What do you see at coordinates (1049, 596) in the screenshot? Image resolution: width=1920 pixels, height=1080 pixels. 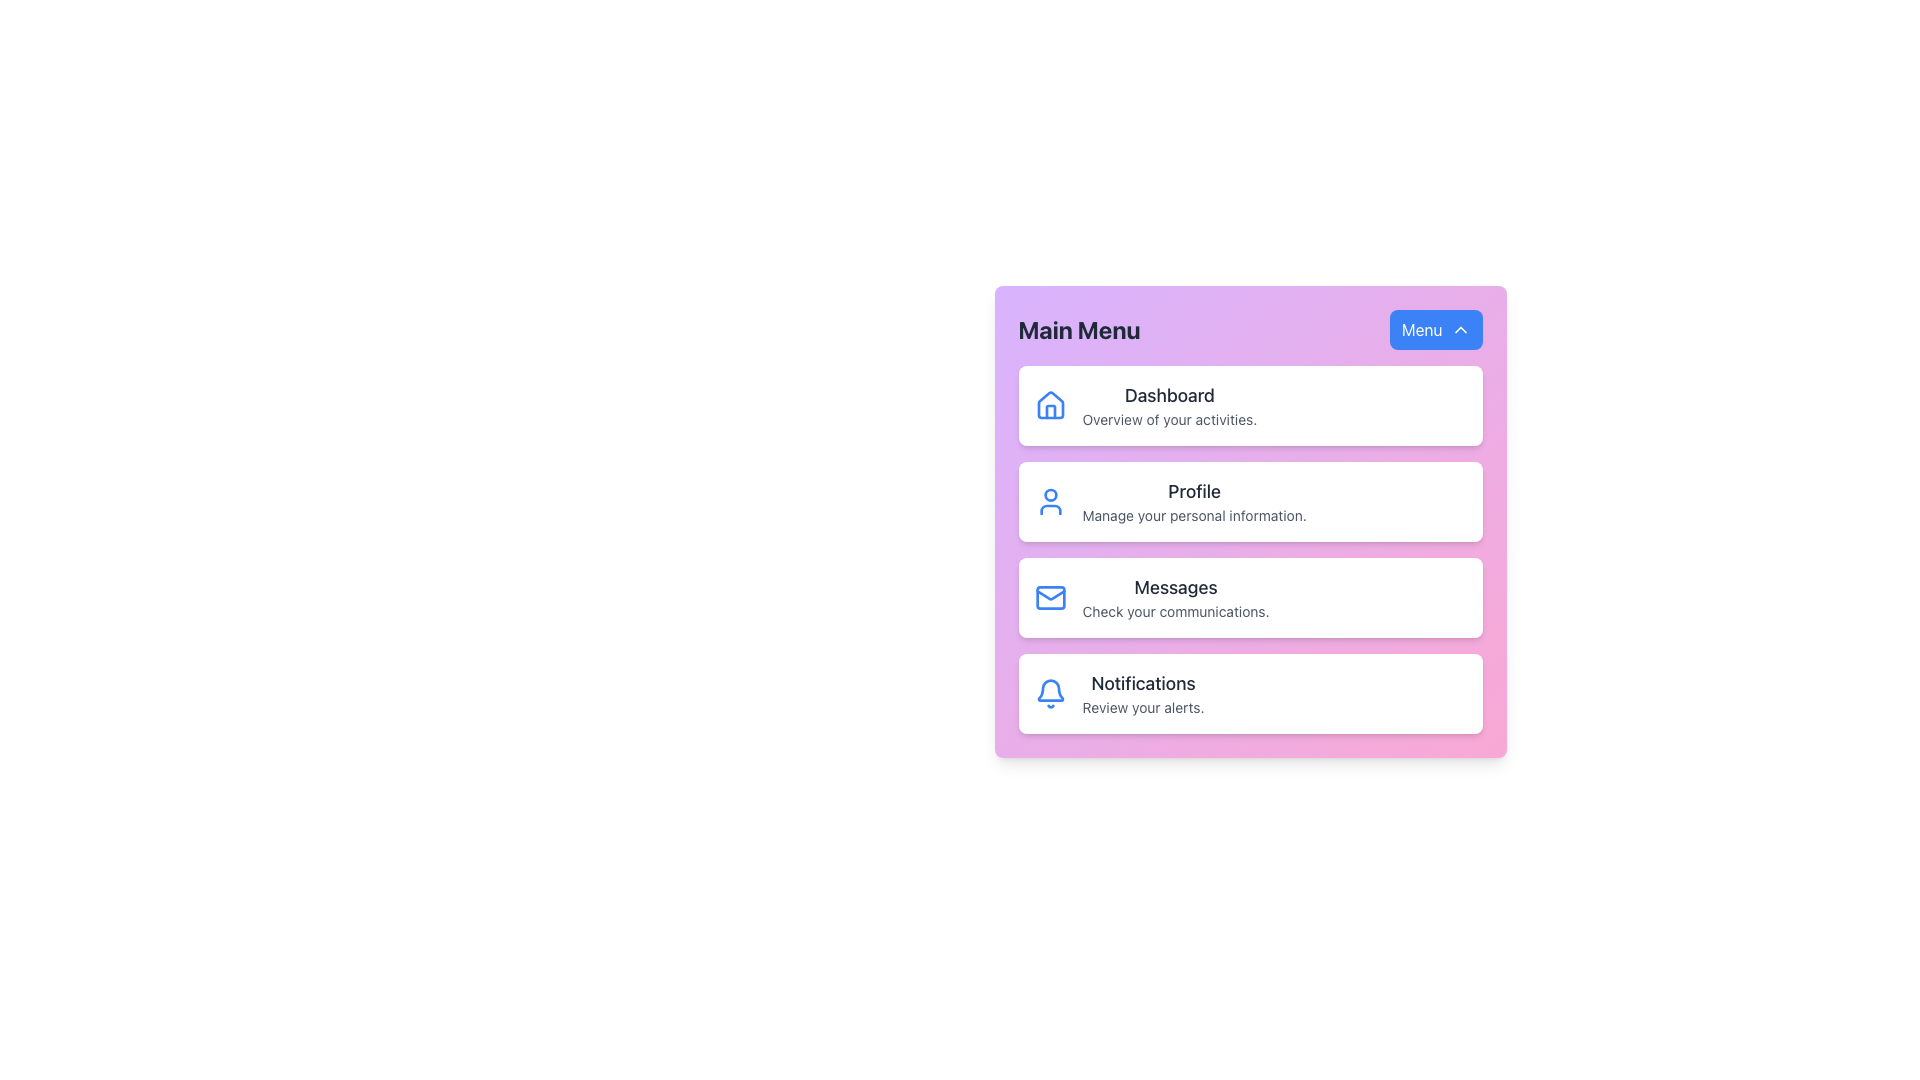 I see `the mail icon located next to the 'Messages' section, specifically the icon resembling a mail envelope, by clicking on it` at bounding box center [1049, 596].